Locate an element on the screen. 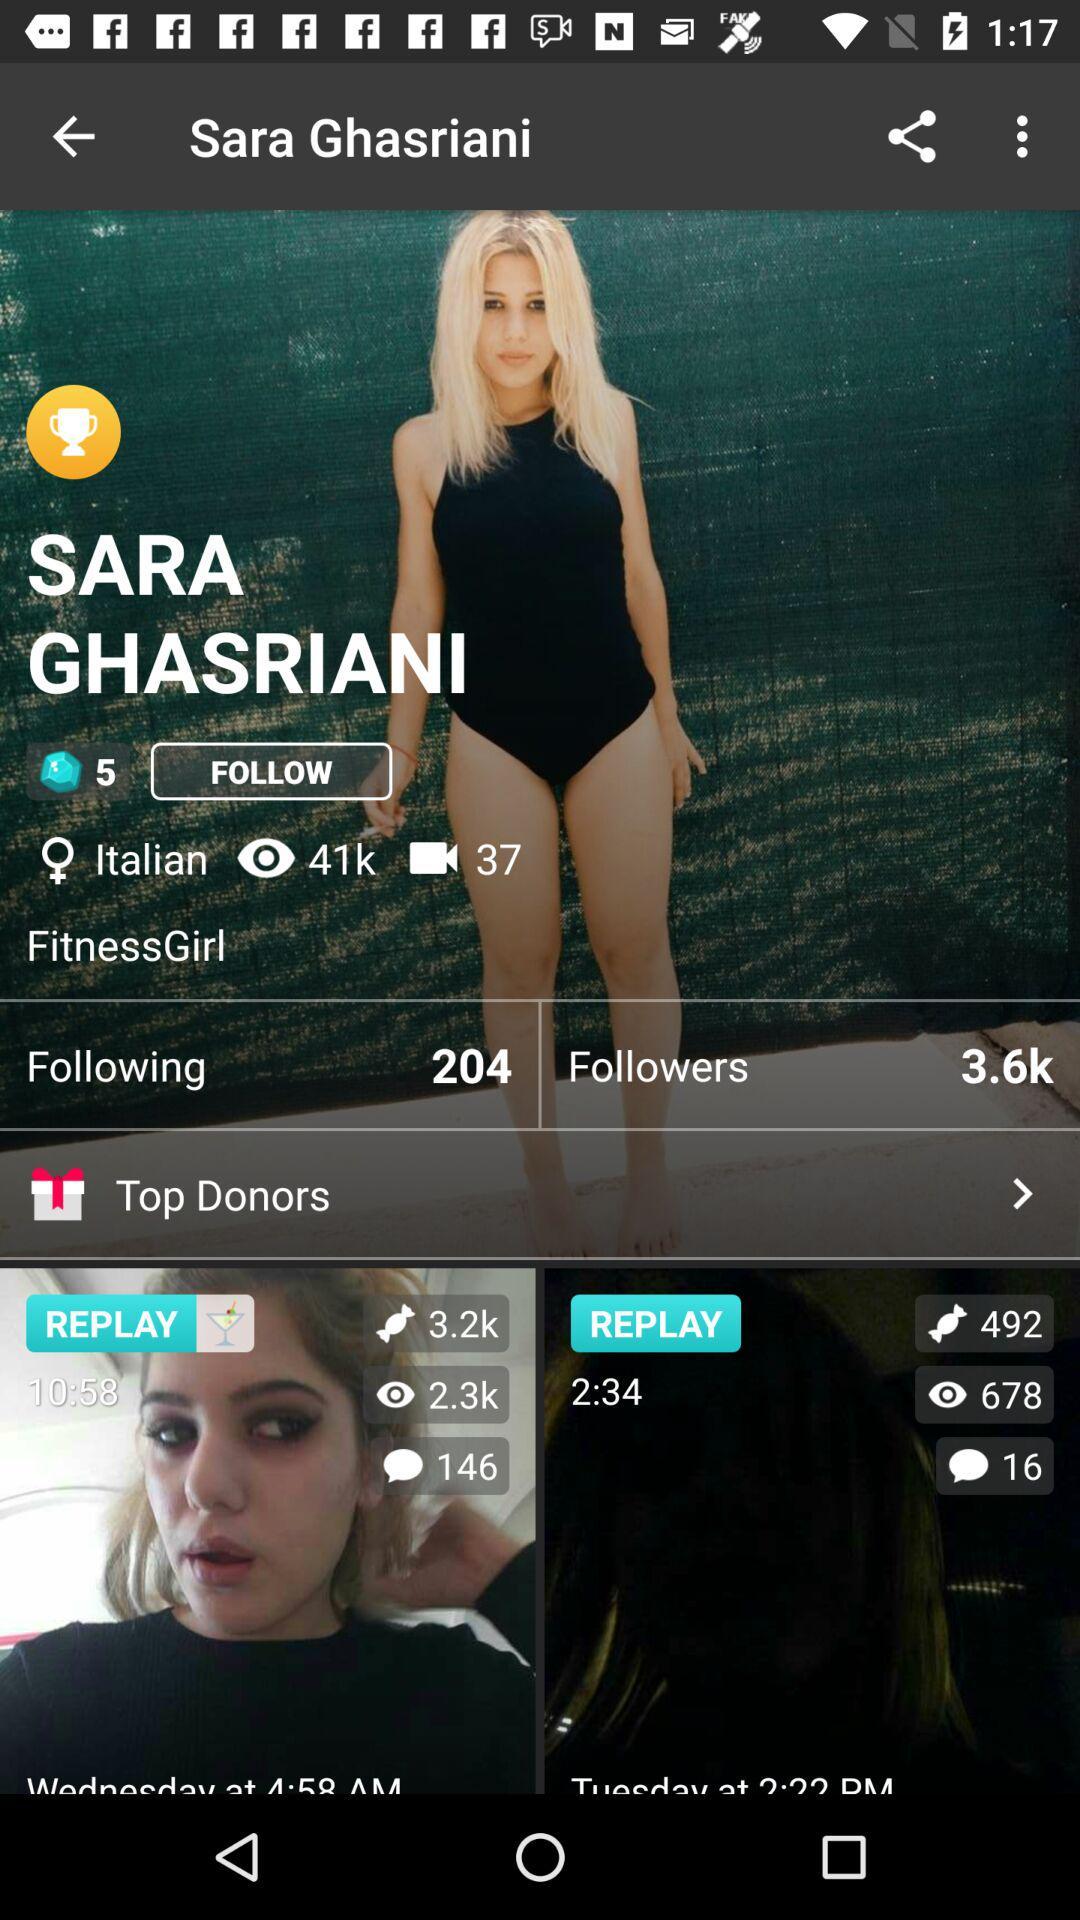 The height and width of the screenshot is (1920, 1080). the item below sara is located at coordinates (76, 770).